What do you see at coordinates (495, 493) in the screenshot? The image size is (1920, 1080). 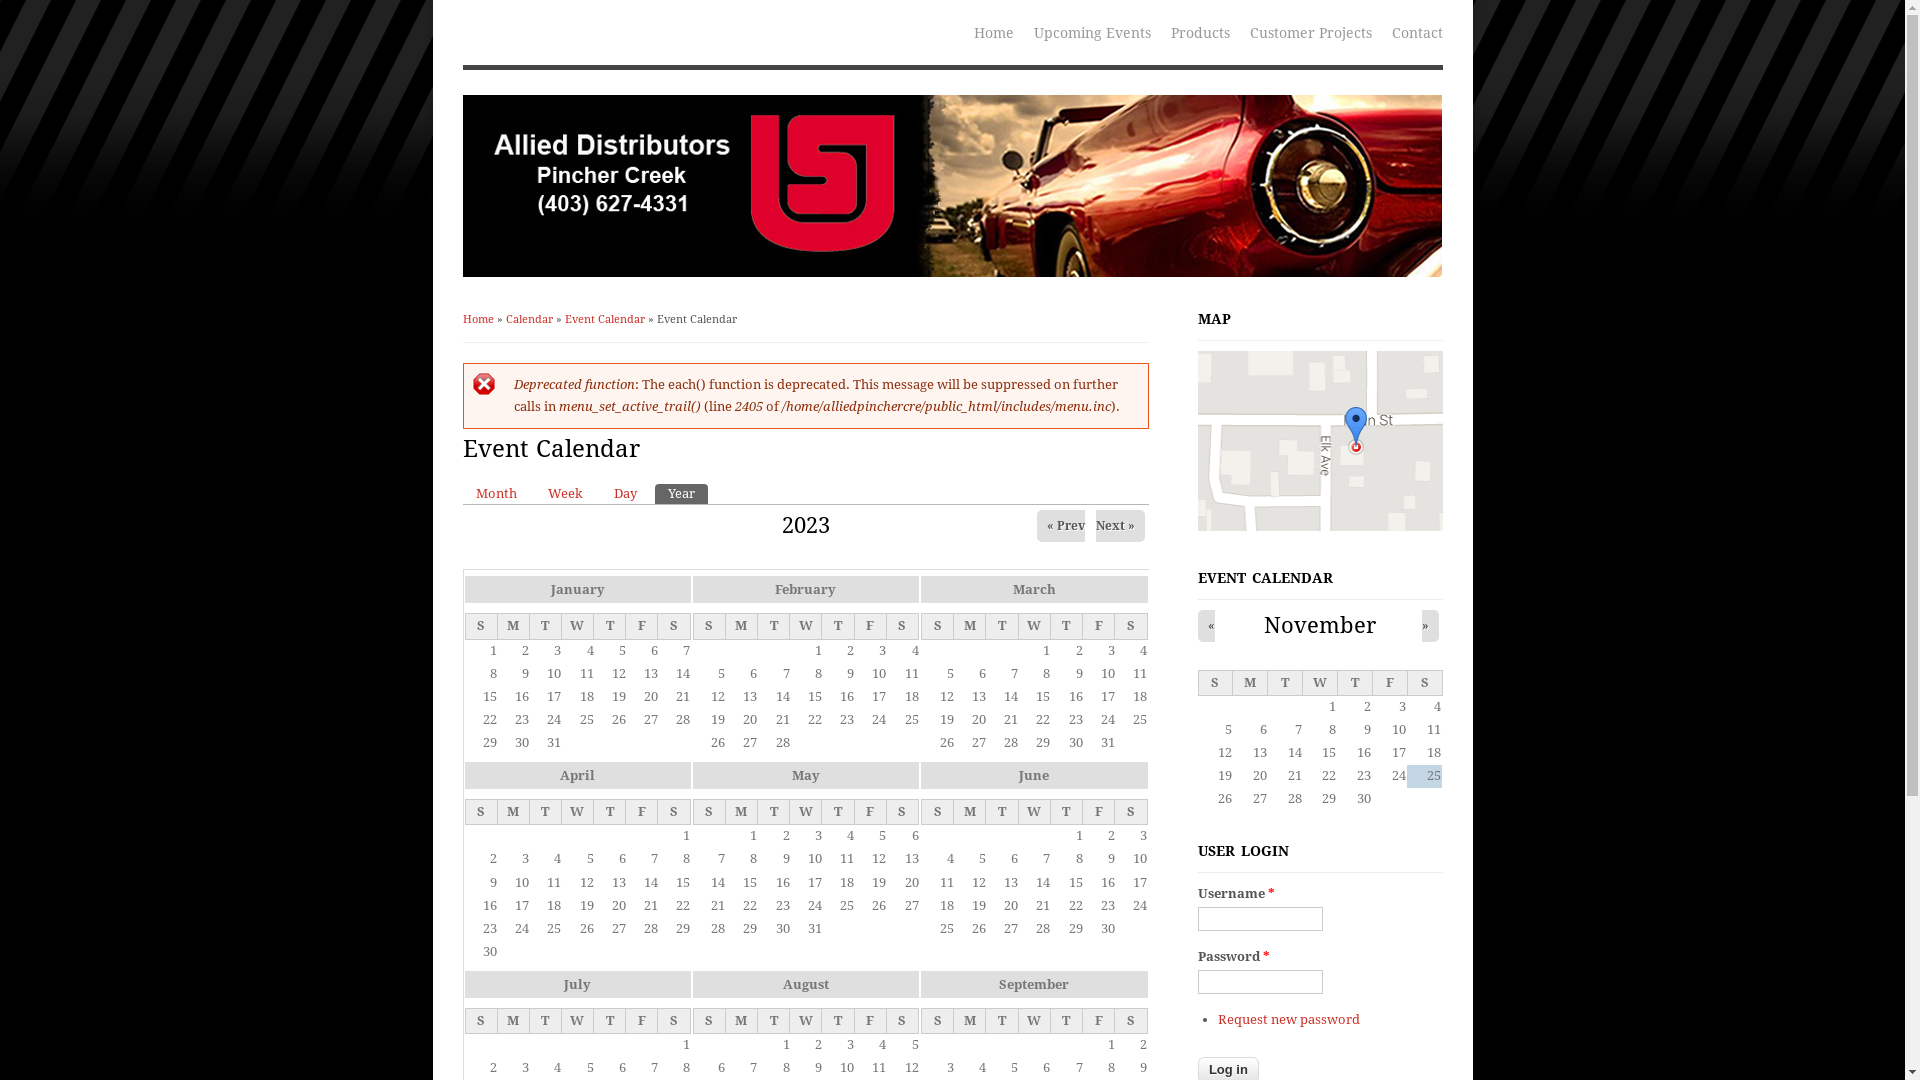 I see `'Month'` at bounding box center [495, 493].